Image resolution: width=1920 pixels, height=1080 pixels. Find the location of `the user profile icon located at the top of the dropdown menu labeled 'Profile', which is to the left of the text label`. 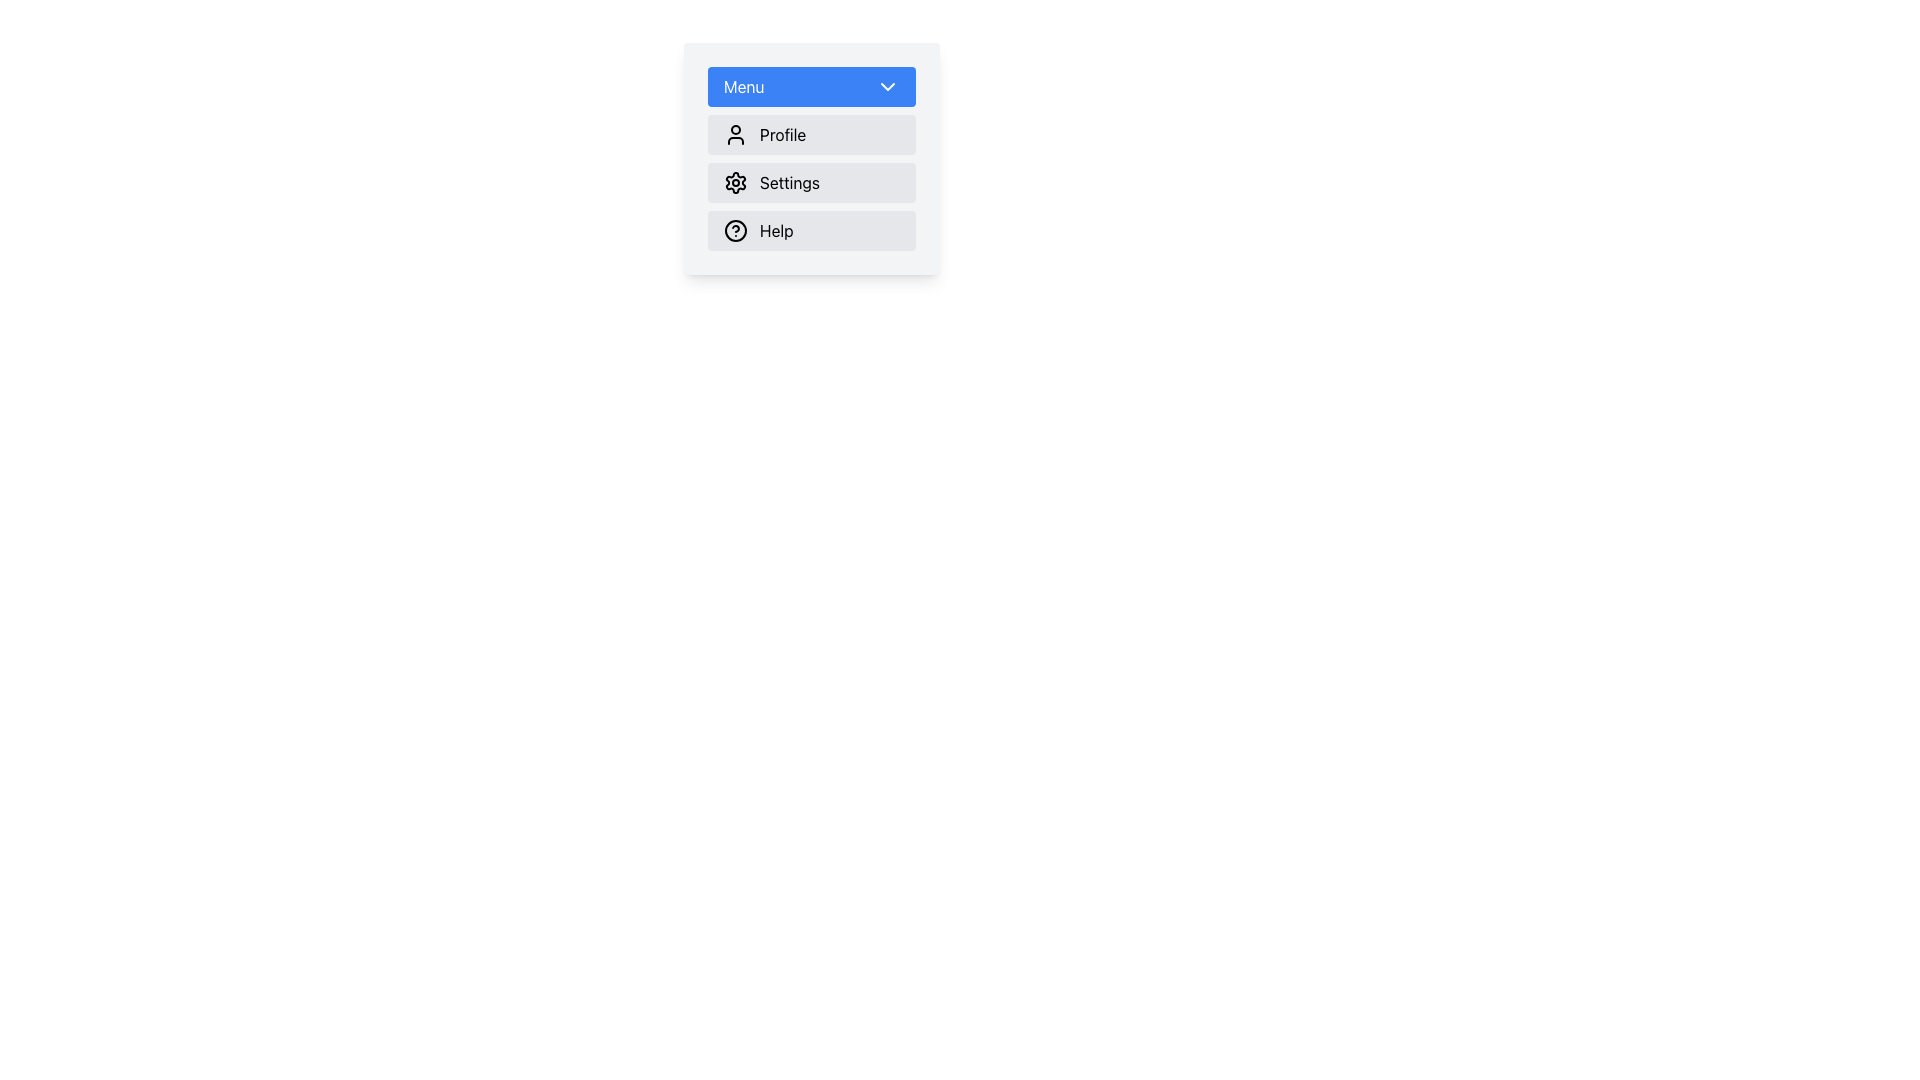

the user profile icon located at the top of the dropdown menu labeled 'Profile', which is to the left of the text label is located at coordinates (734, 135).